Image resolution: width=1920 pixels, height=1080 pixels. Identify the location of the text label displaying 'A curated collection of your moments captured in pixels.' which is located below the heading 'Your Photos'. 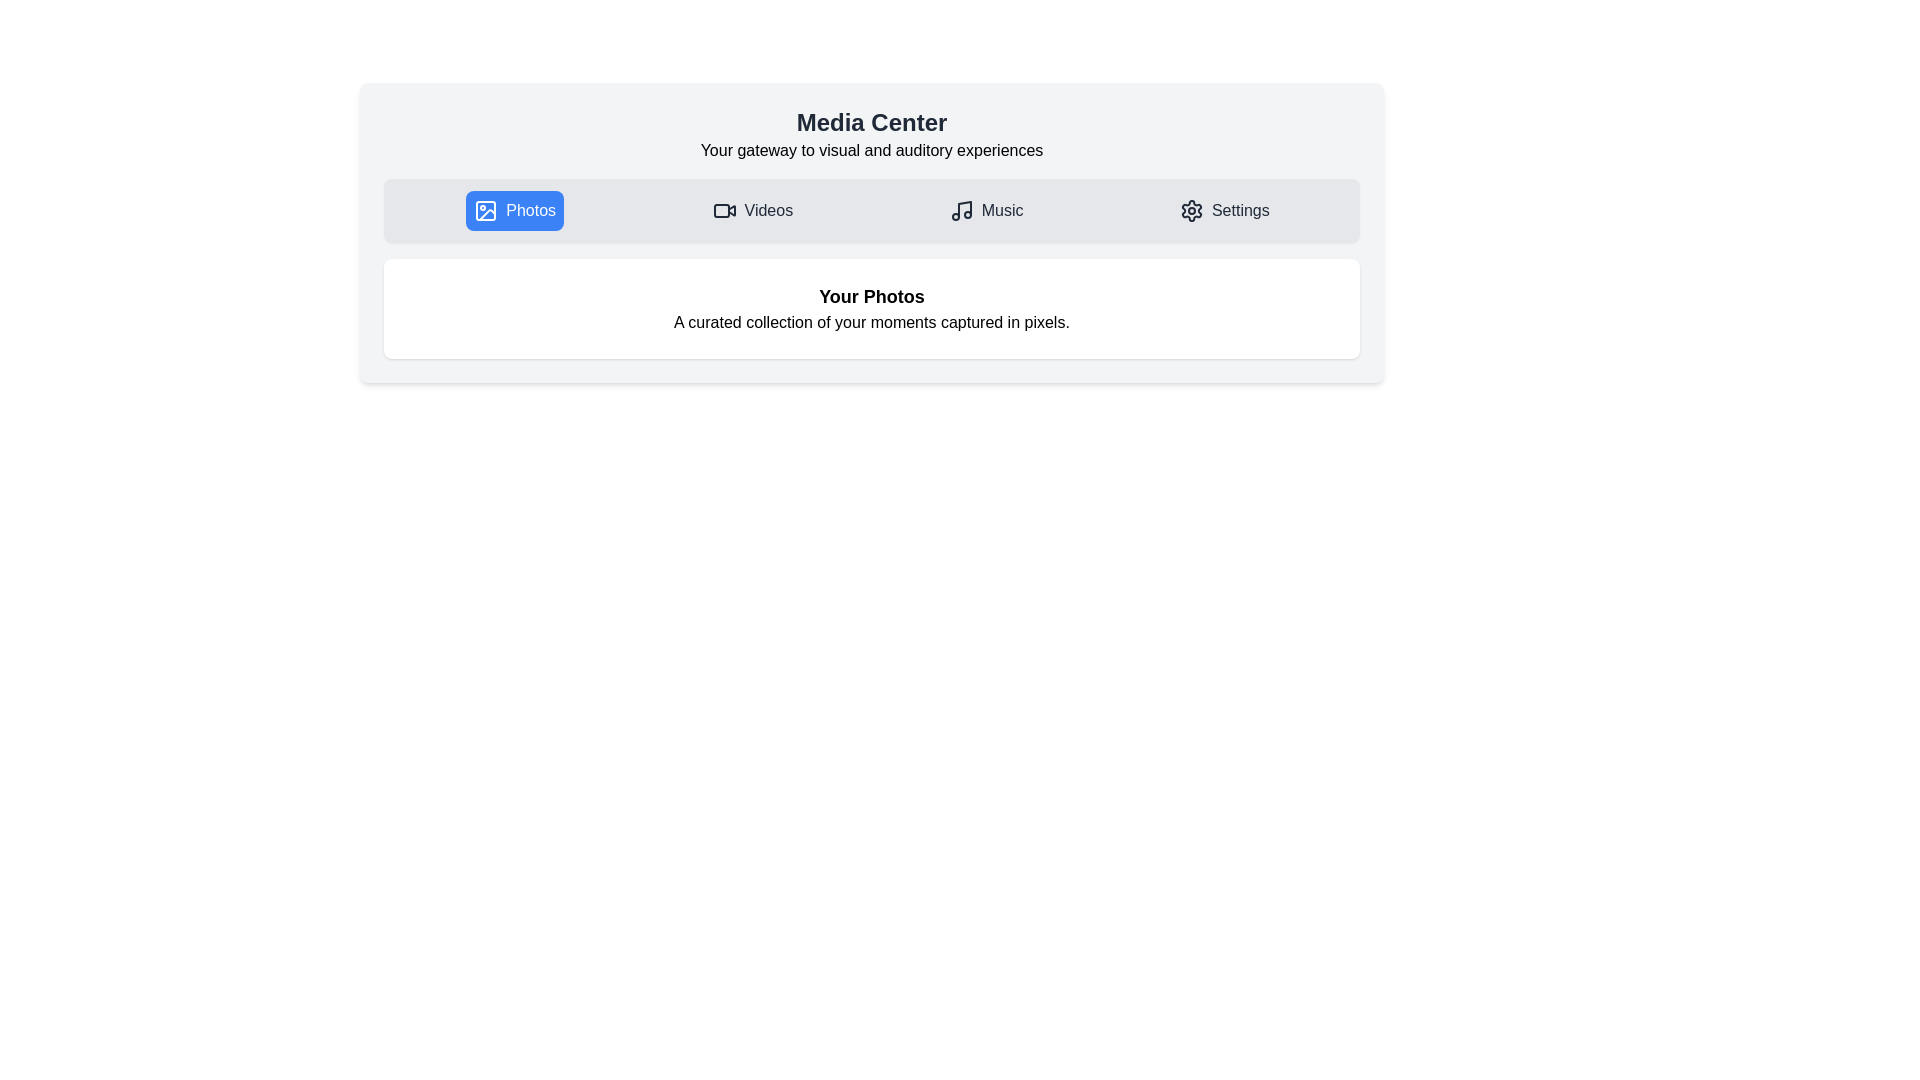
(872, 322).